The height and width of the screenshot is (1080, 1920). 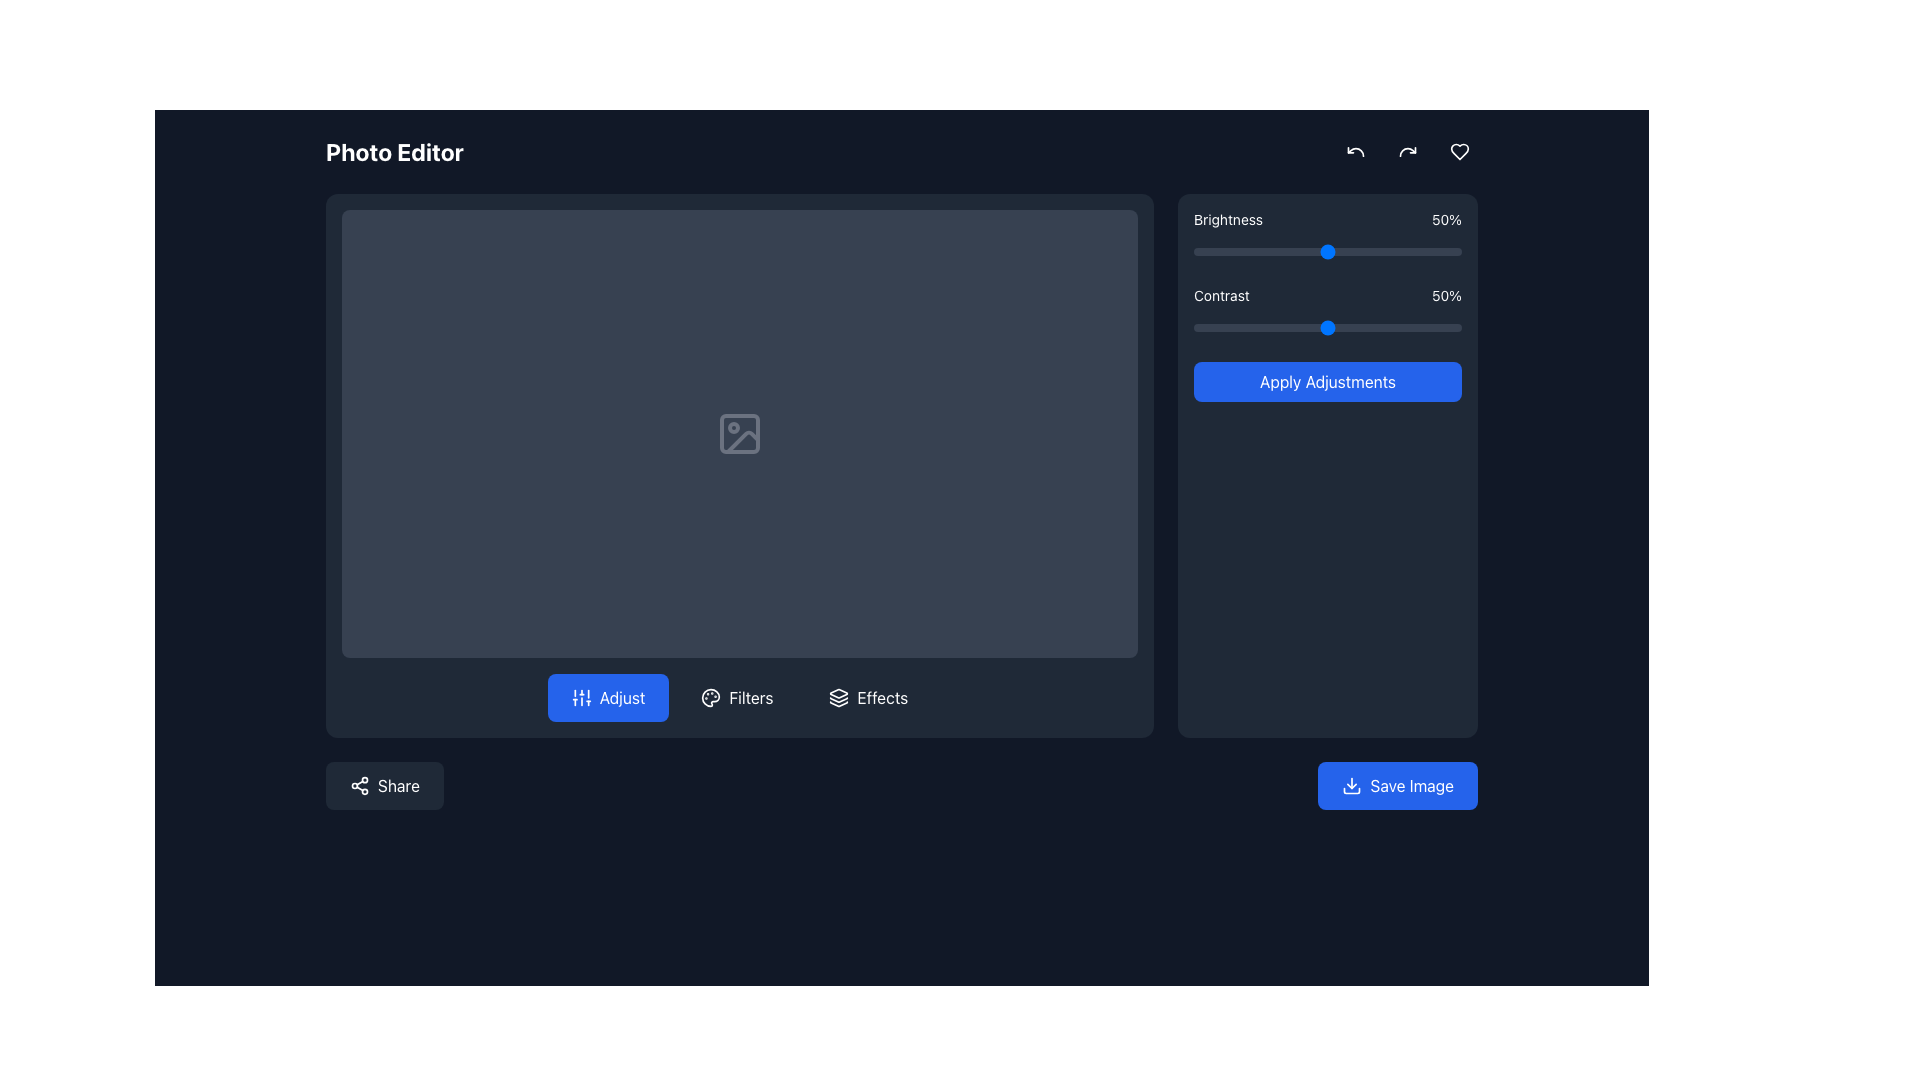 I want to click on the blue button labeled 'Adjust' which contains a vertical sliders icon, so click(x=580, y=696).